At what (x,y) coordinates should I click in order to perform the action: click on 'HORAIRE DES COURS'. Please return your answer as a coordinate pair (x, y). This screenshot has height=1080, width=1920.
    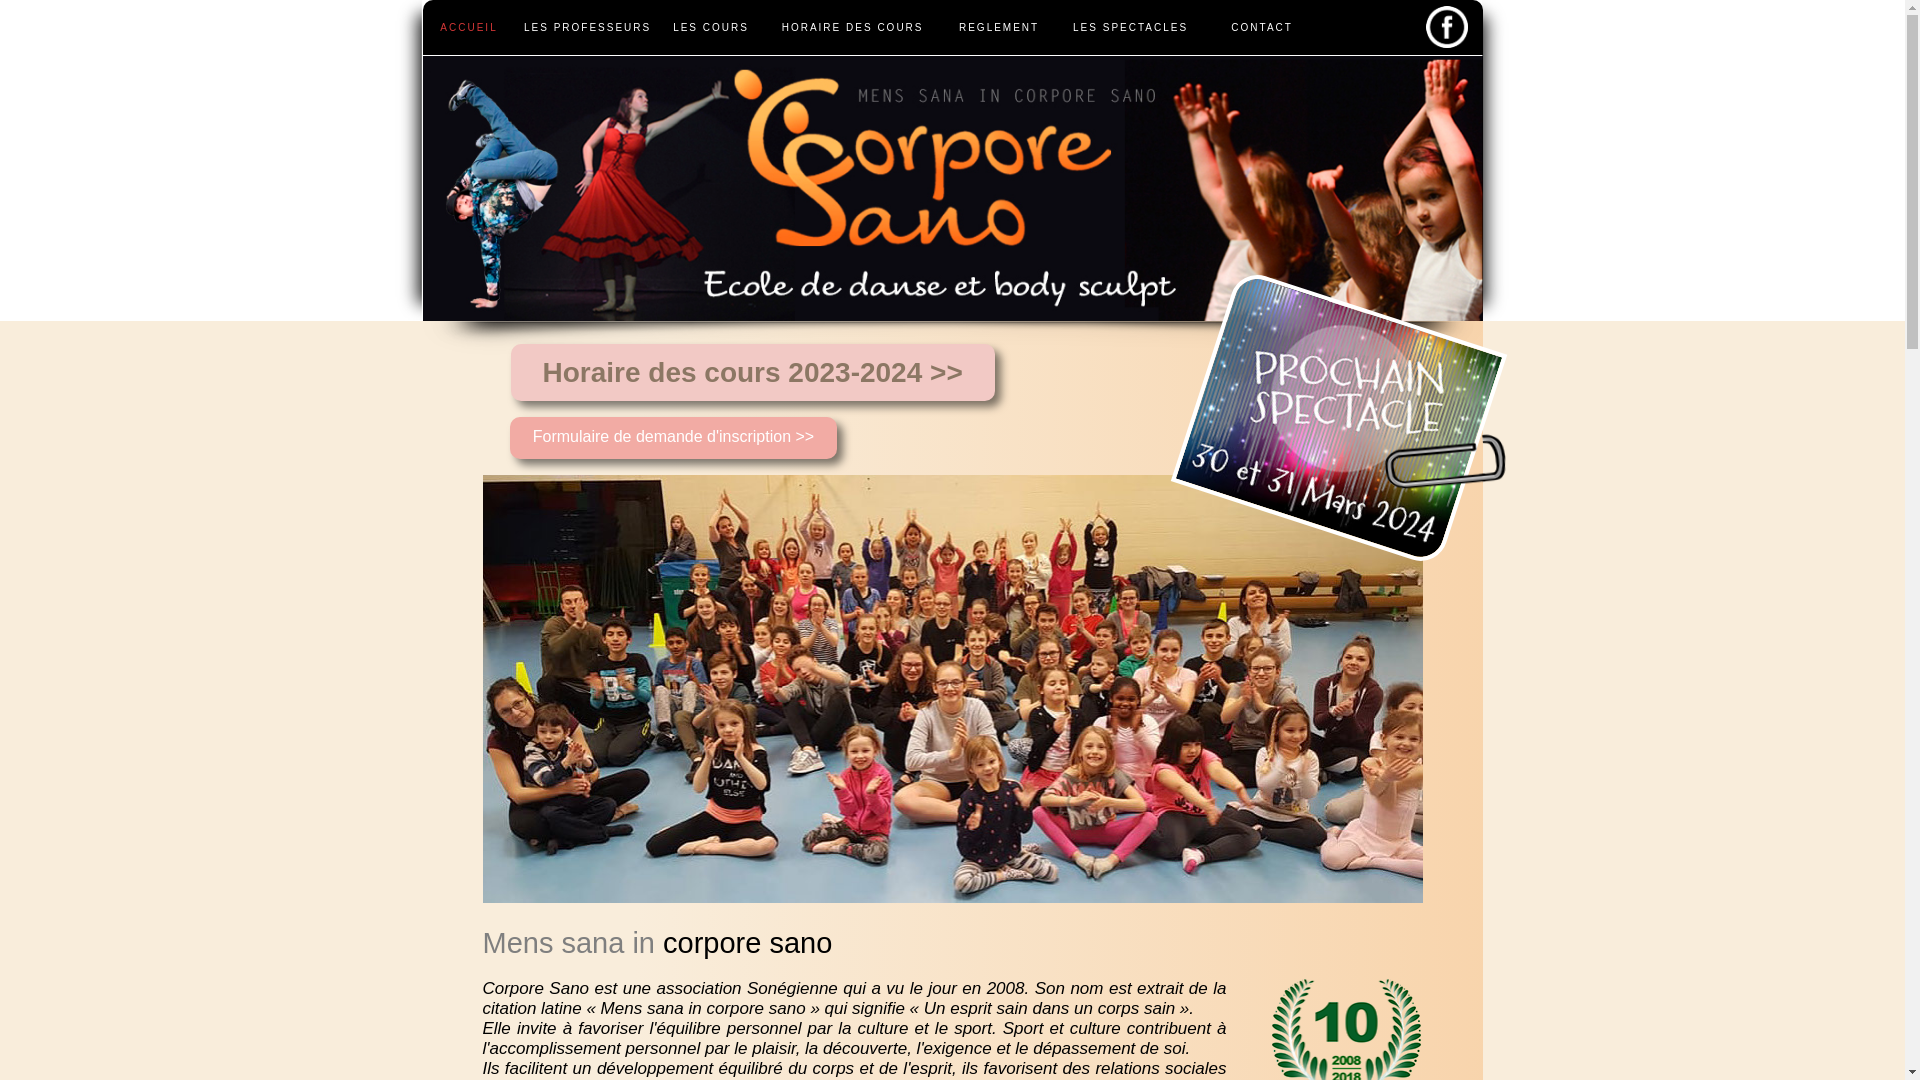
    Looking at the image, I should click on (853, 27).